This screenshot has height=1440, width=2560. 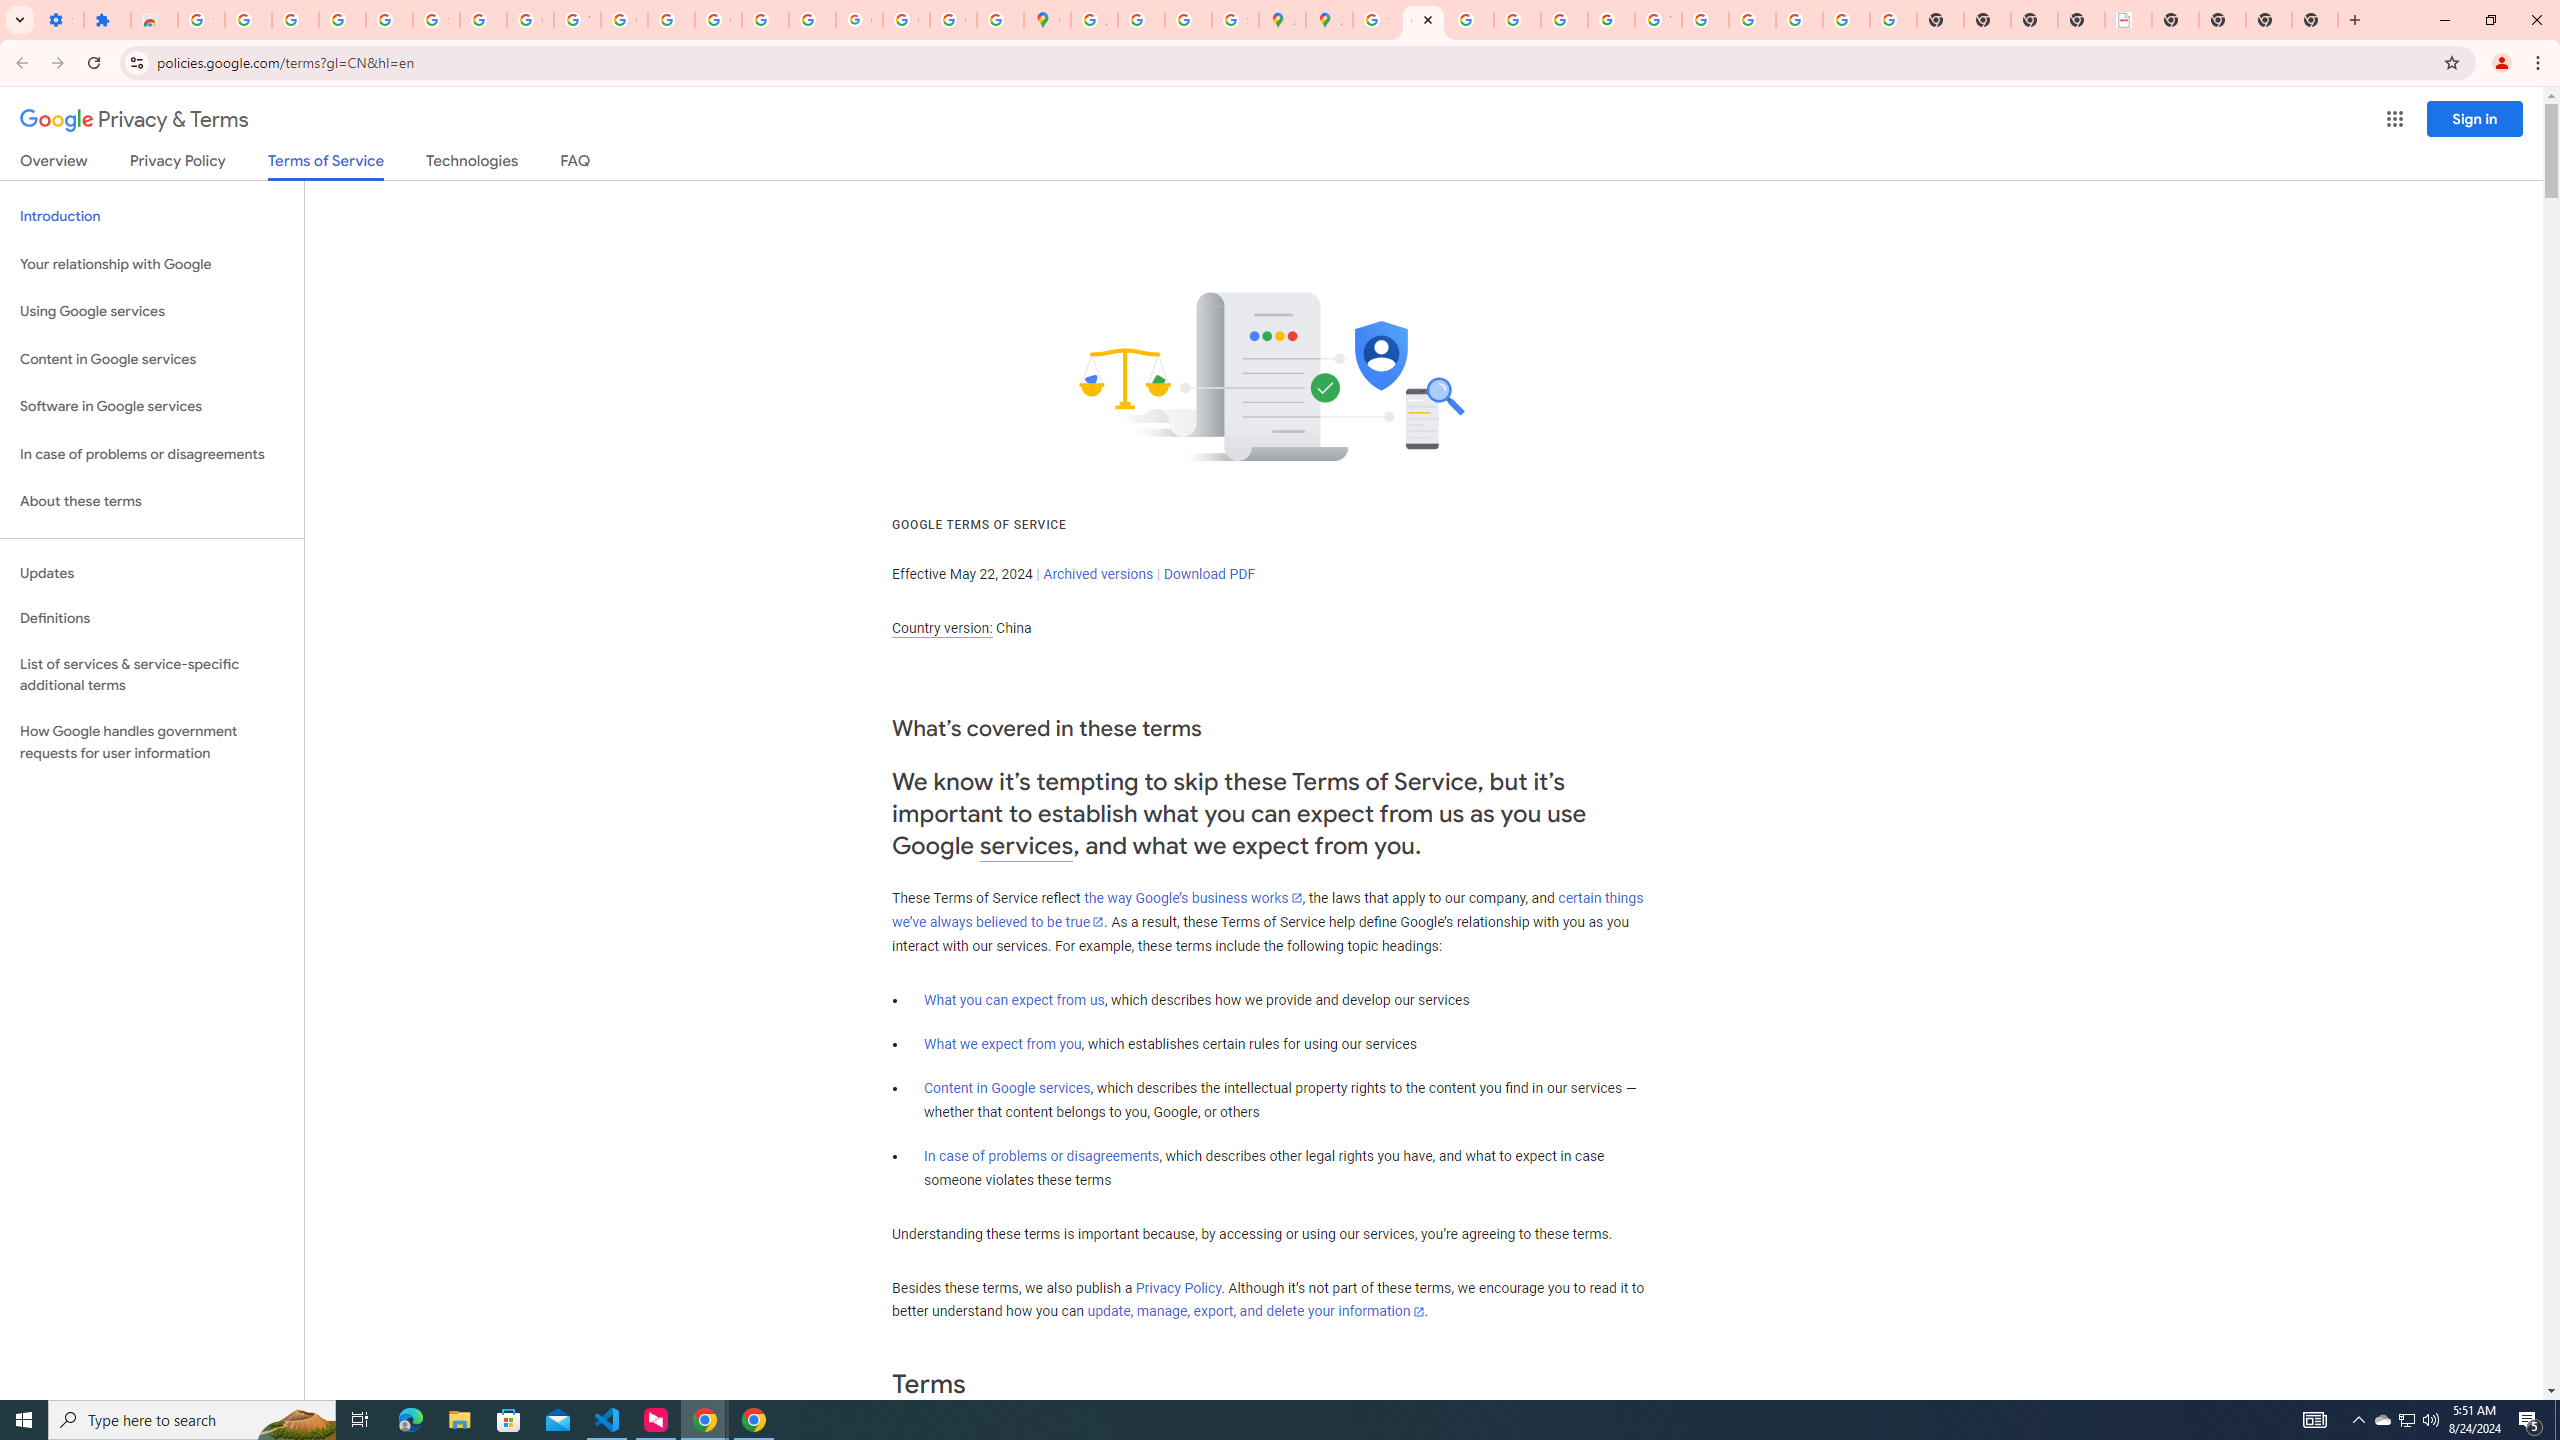 What do you see at coordinates (576, 19) in the screenshot?
I see `'YouTube'` at bounding box center [576, 19].